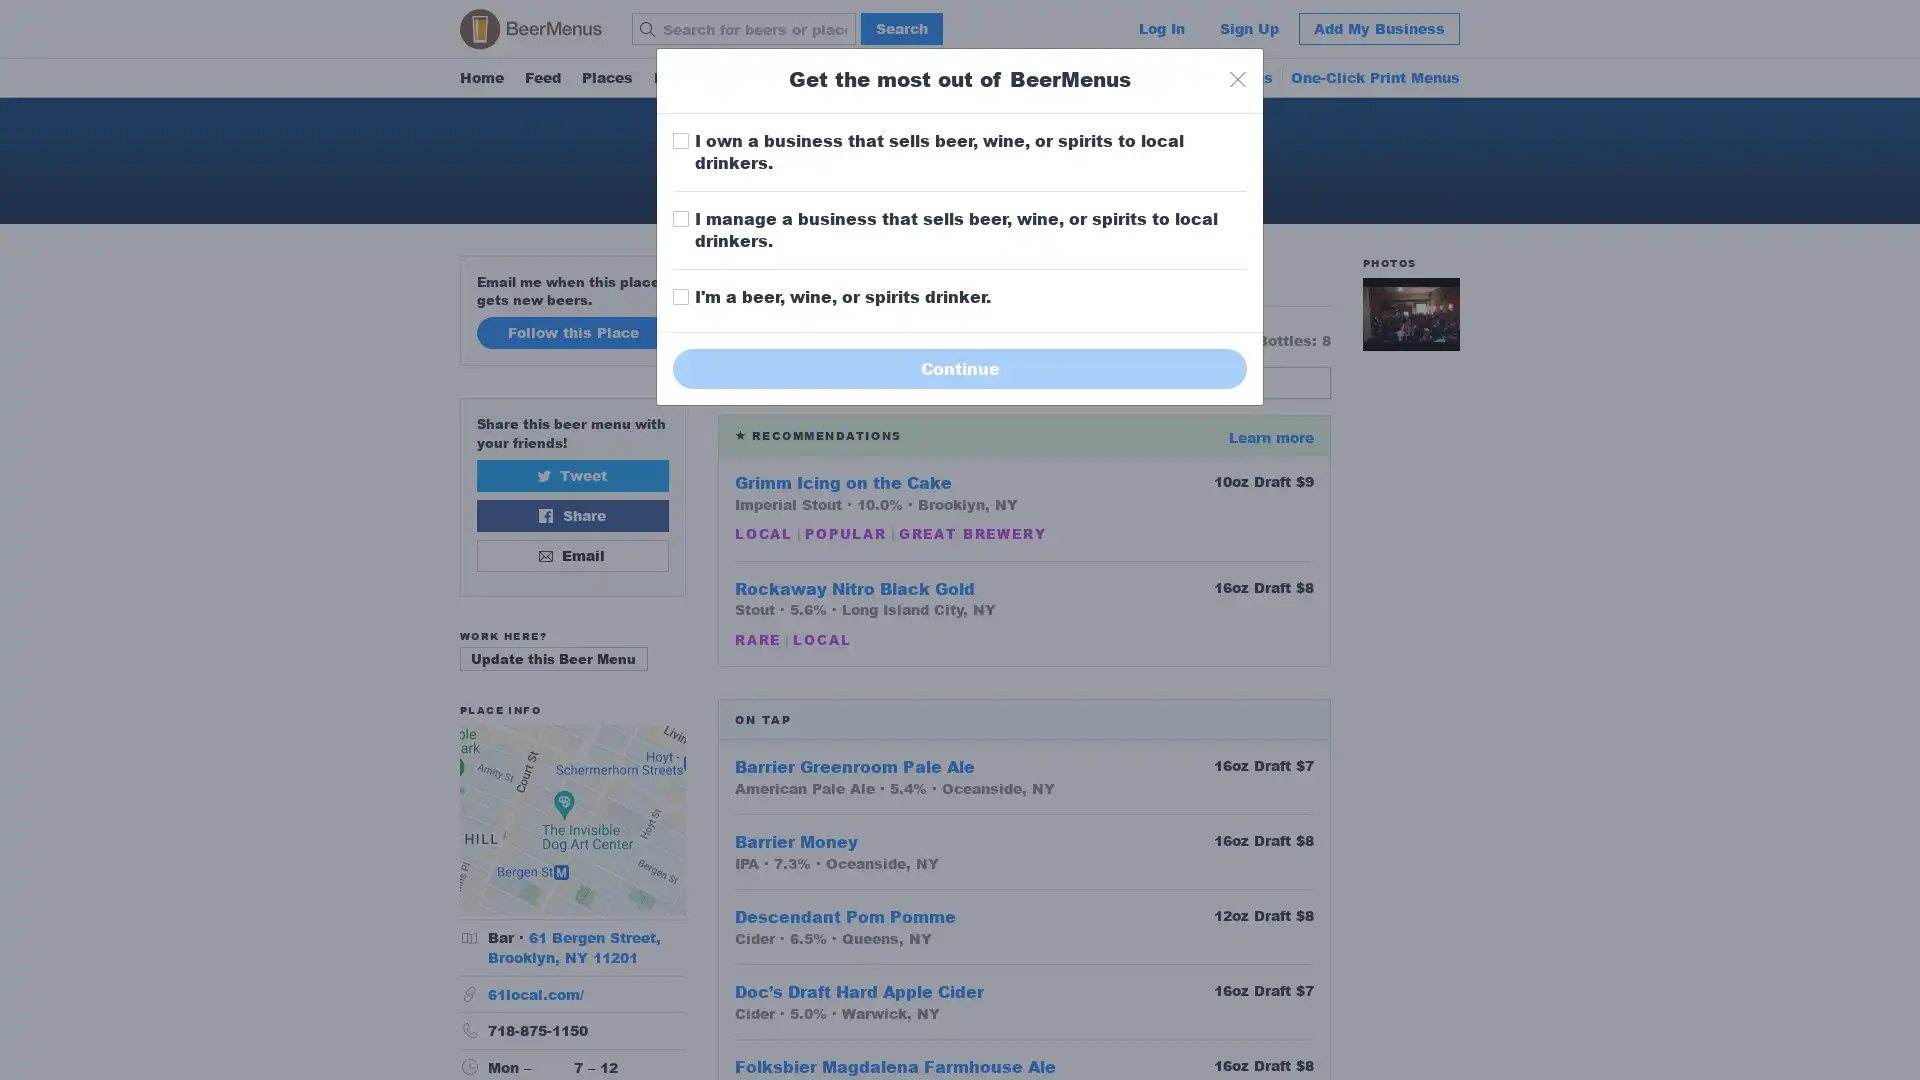 Image resolution: width=1920 pixels, height=1080 pixels. What do you see at coordinates (960, 367) in the screenshot?
I see `Continue` at bounding box center [960, 367].